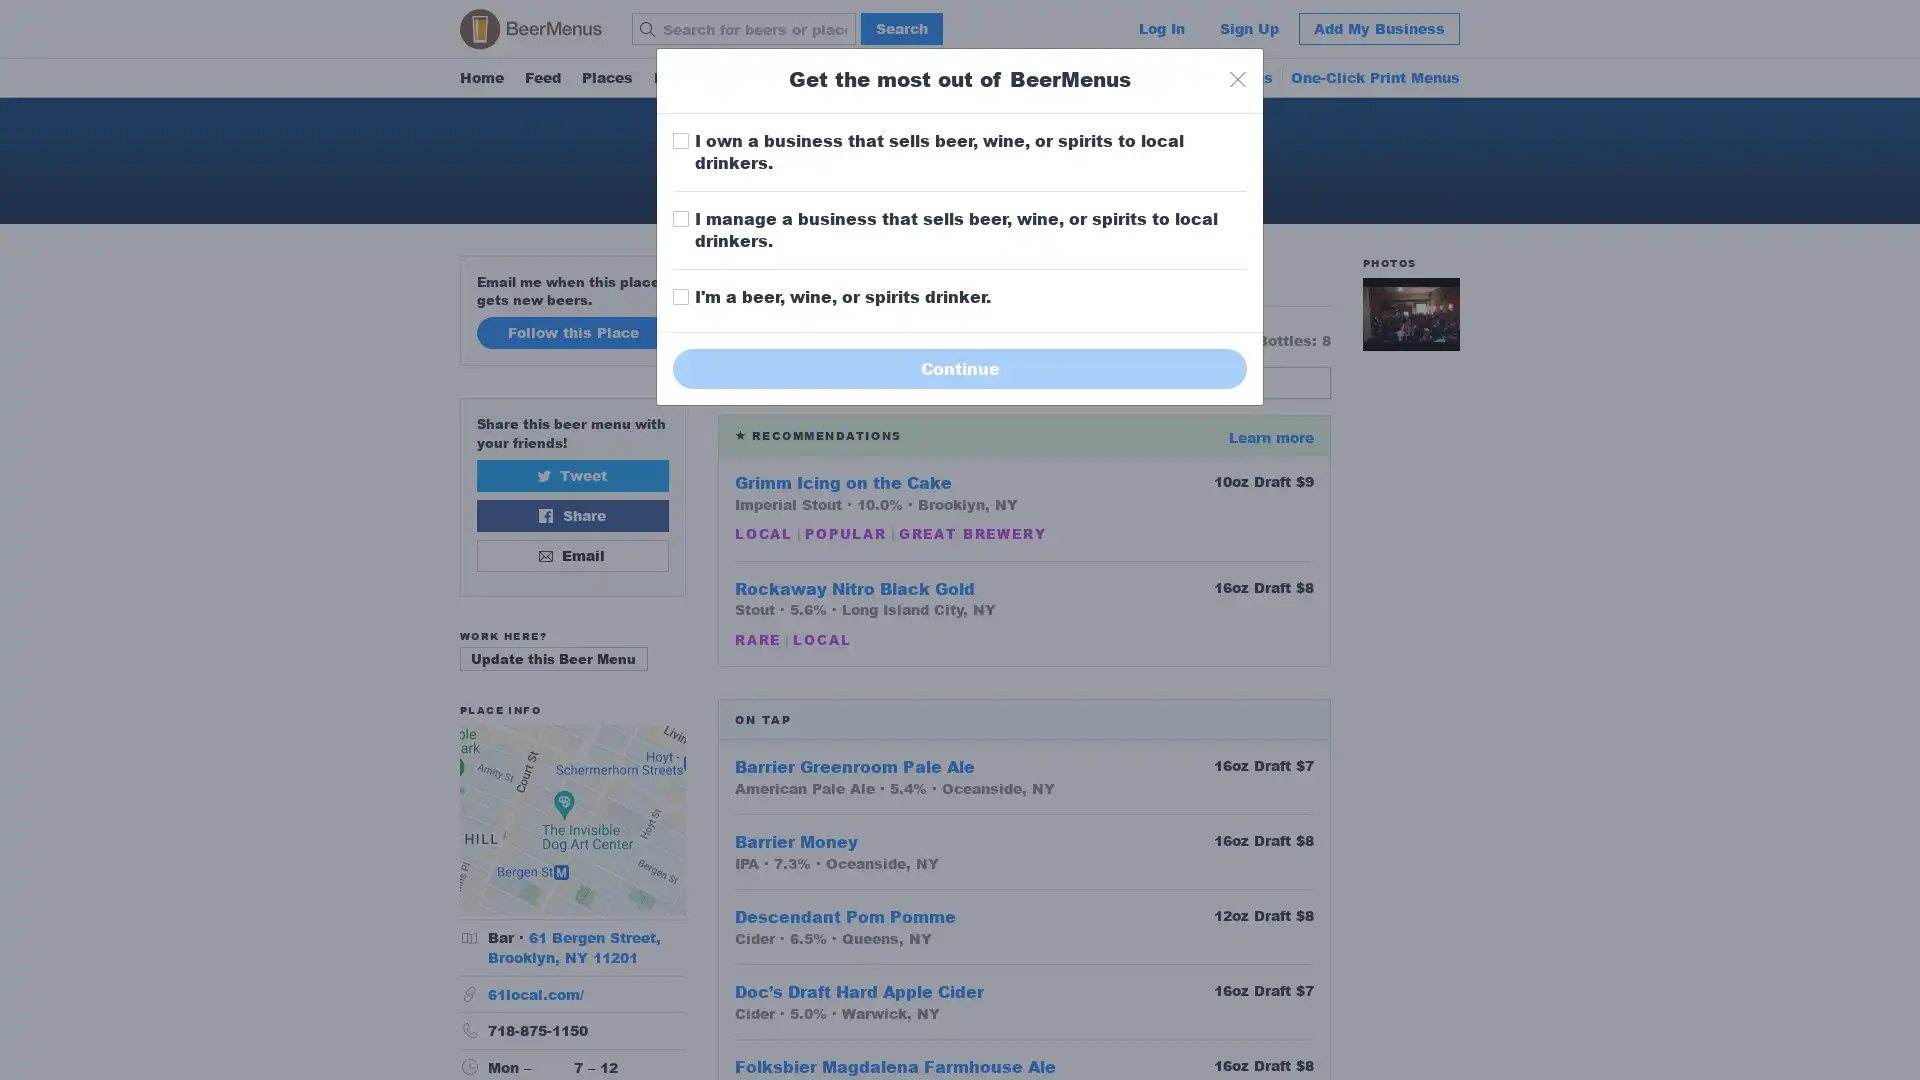 Image resolution: width=1920 pixels, height=1080 pixels. What do you see at coordinates (960, 367) in the screenshot?
I see `Continue` at bounding box center [960, 367].